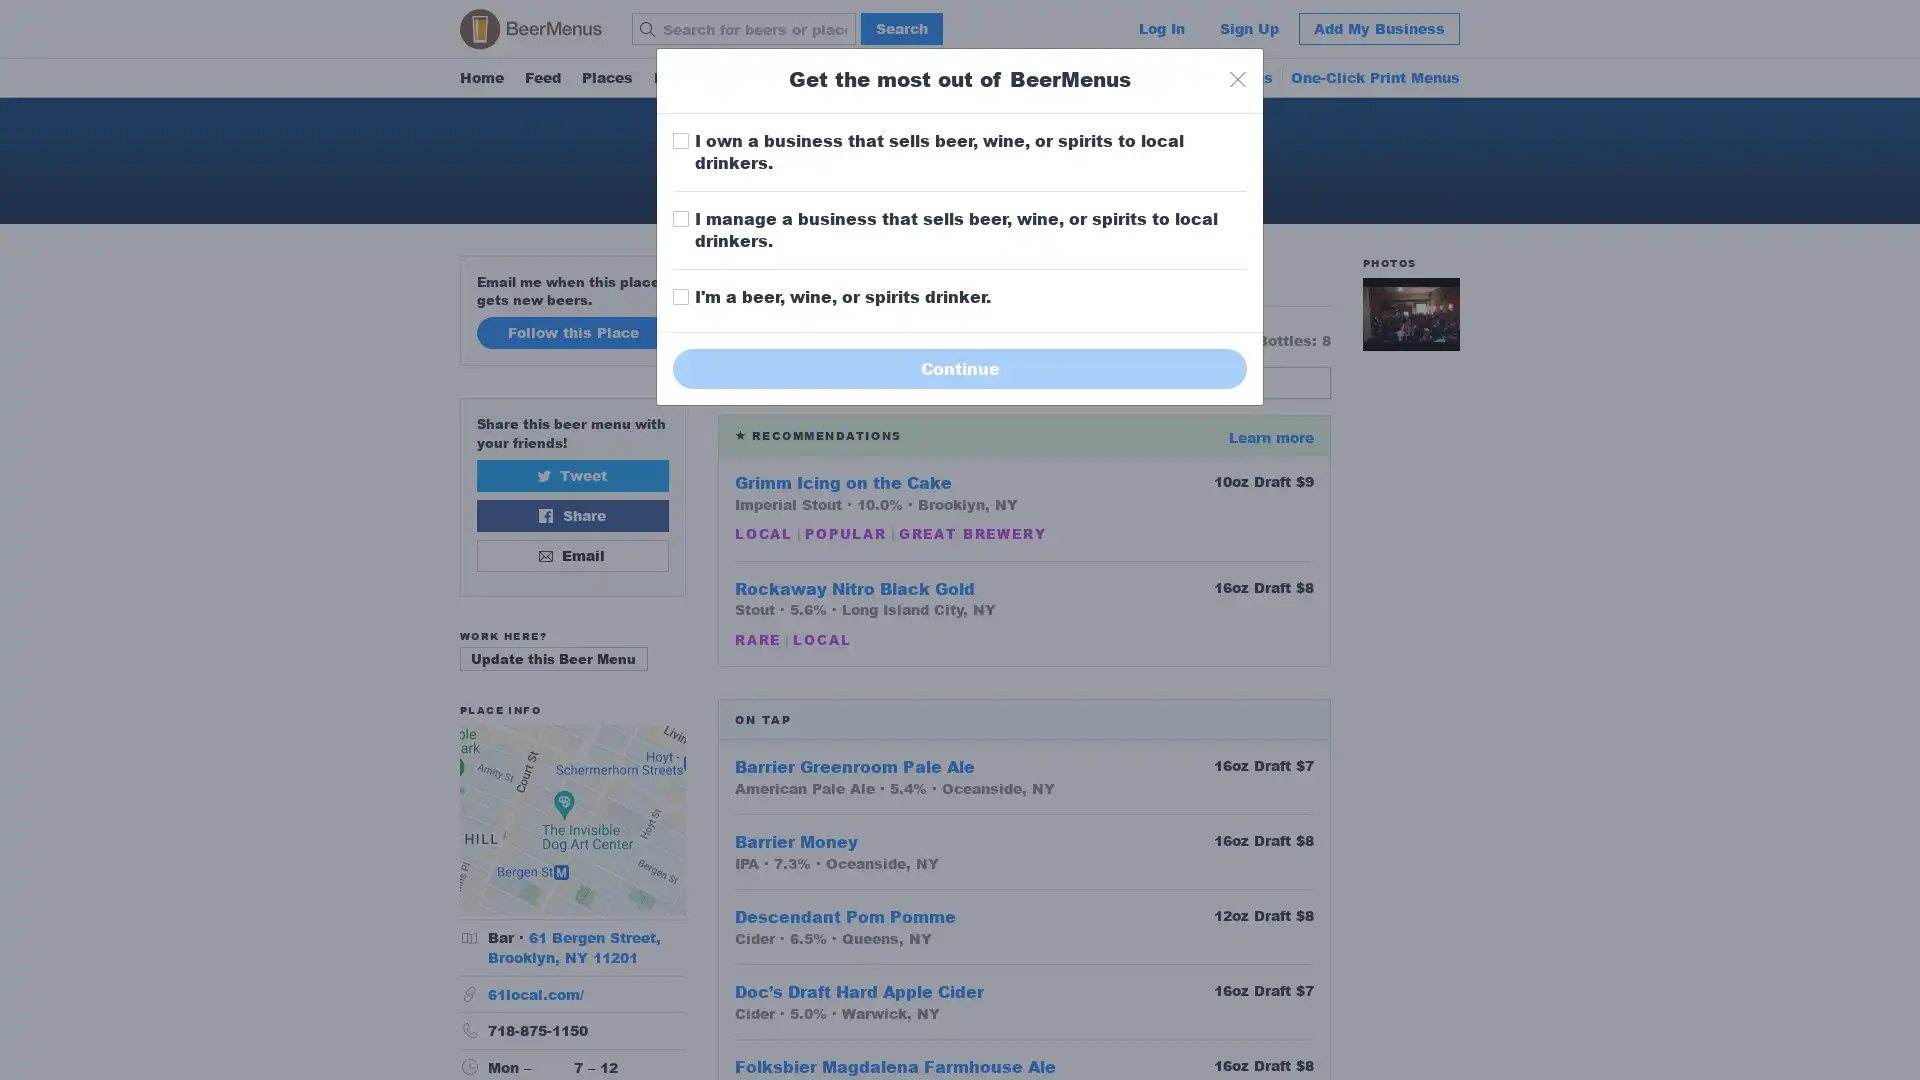 Image resolution: width=1920 pixels, height=1080 pixels. What do you see at coordinates (960, 367) in the screenshot?
I see `Continue` at bounding box center [960, 367].